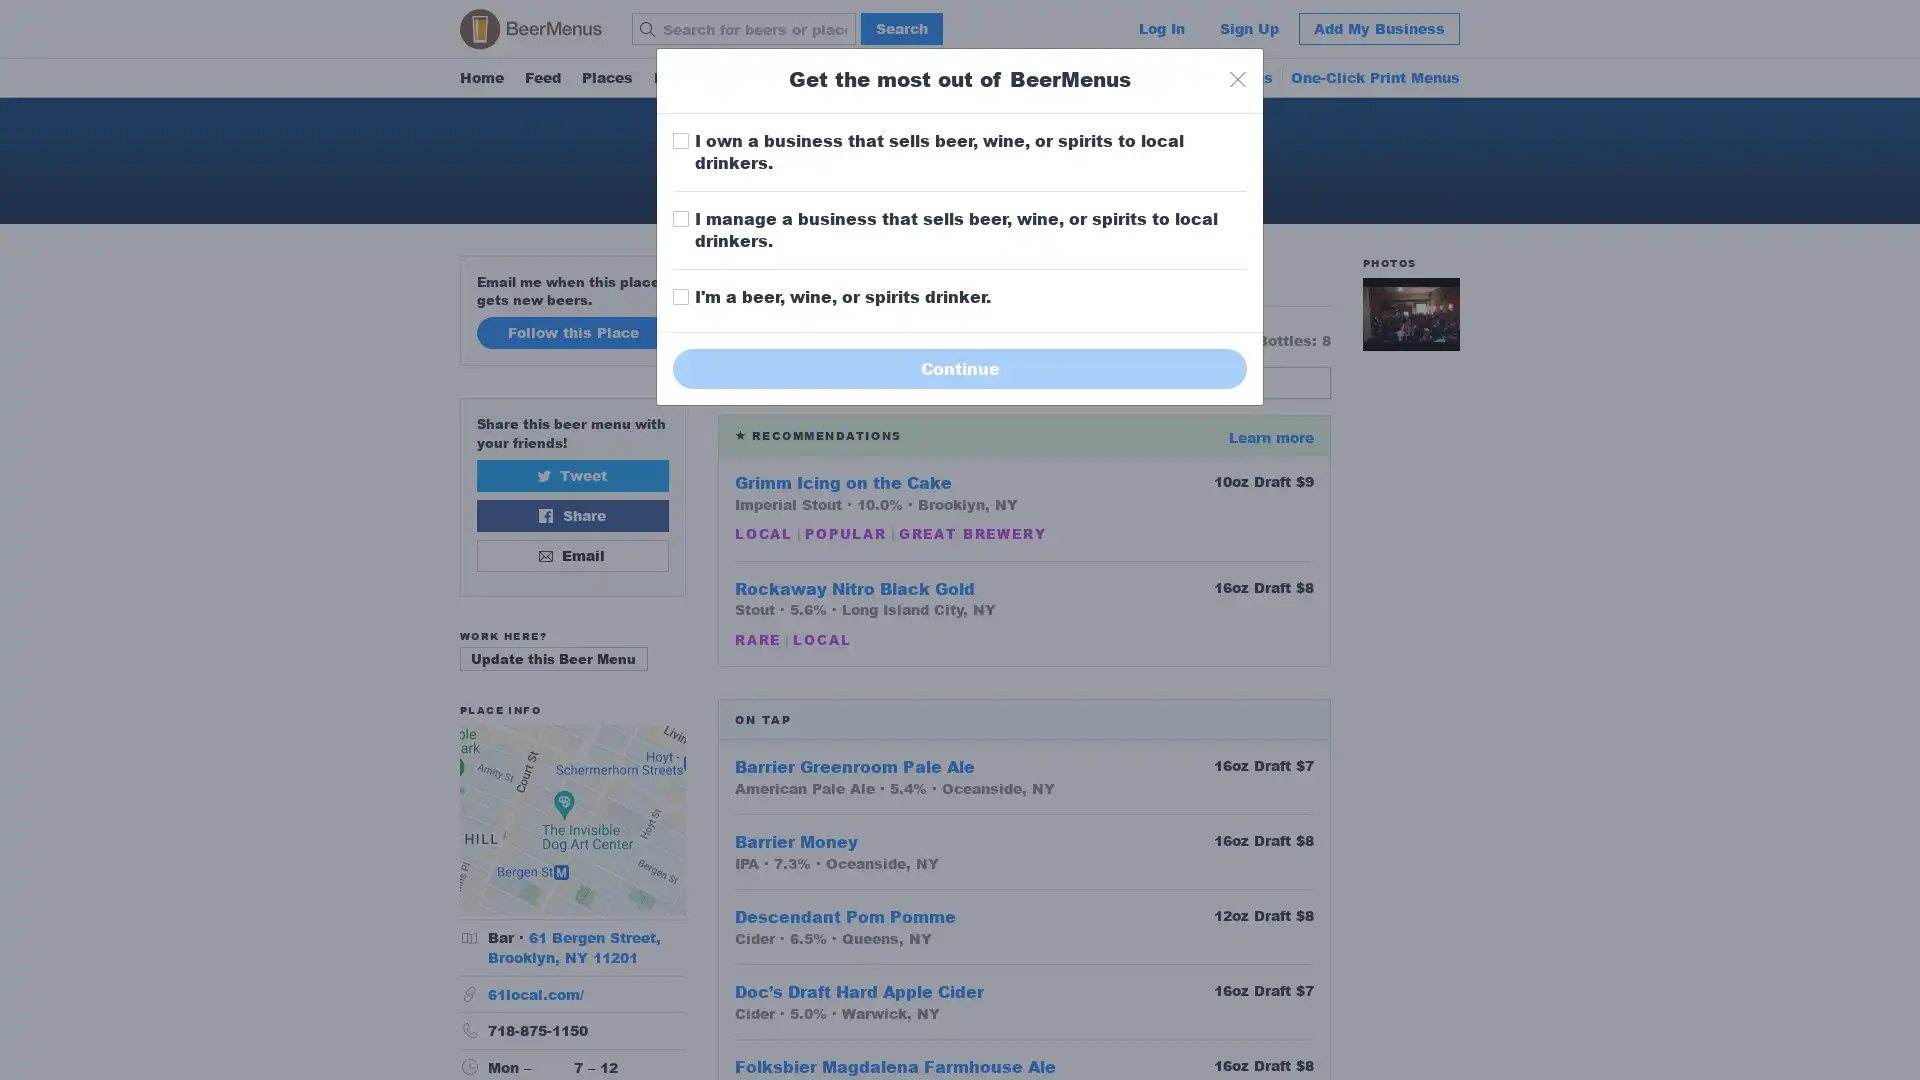 Image resolution: width=1920 pixels, height=1080 pixels. What do you see at coordinates (960, 367) in the screenshot?
I see `Continue` at bounding box center [960, 367].